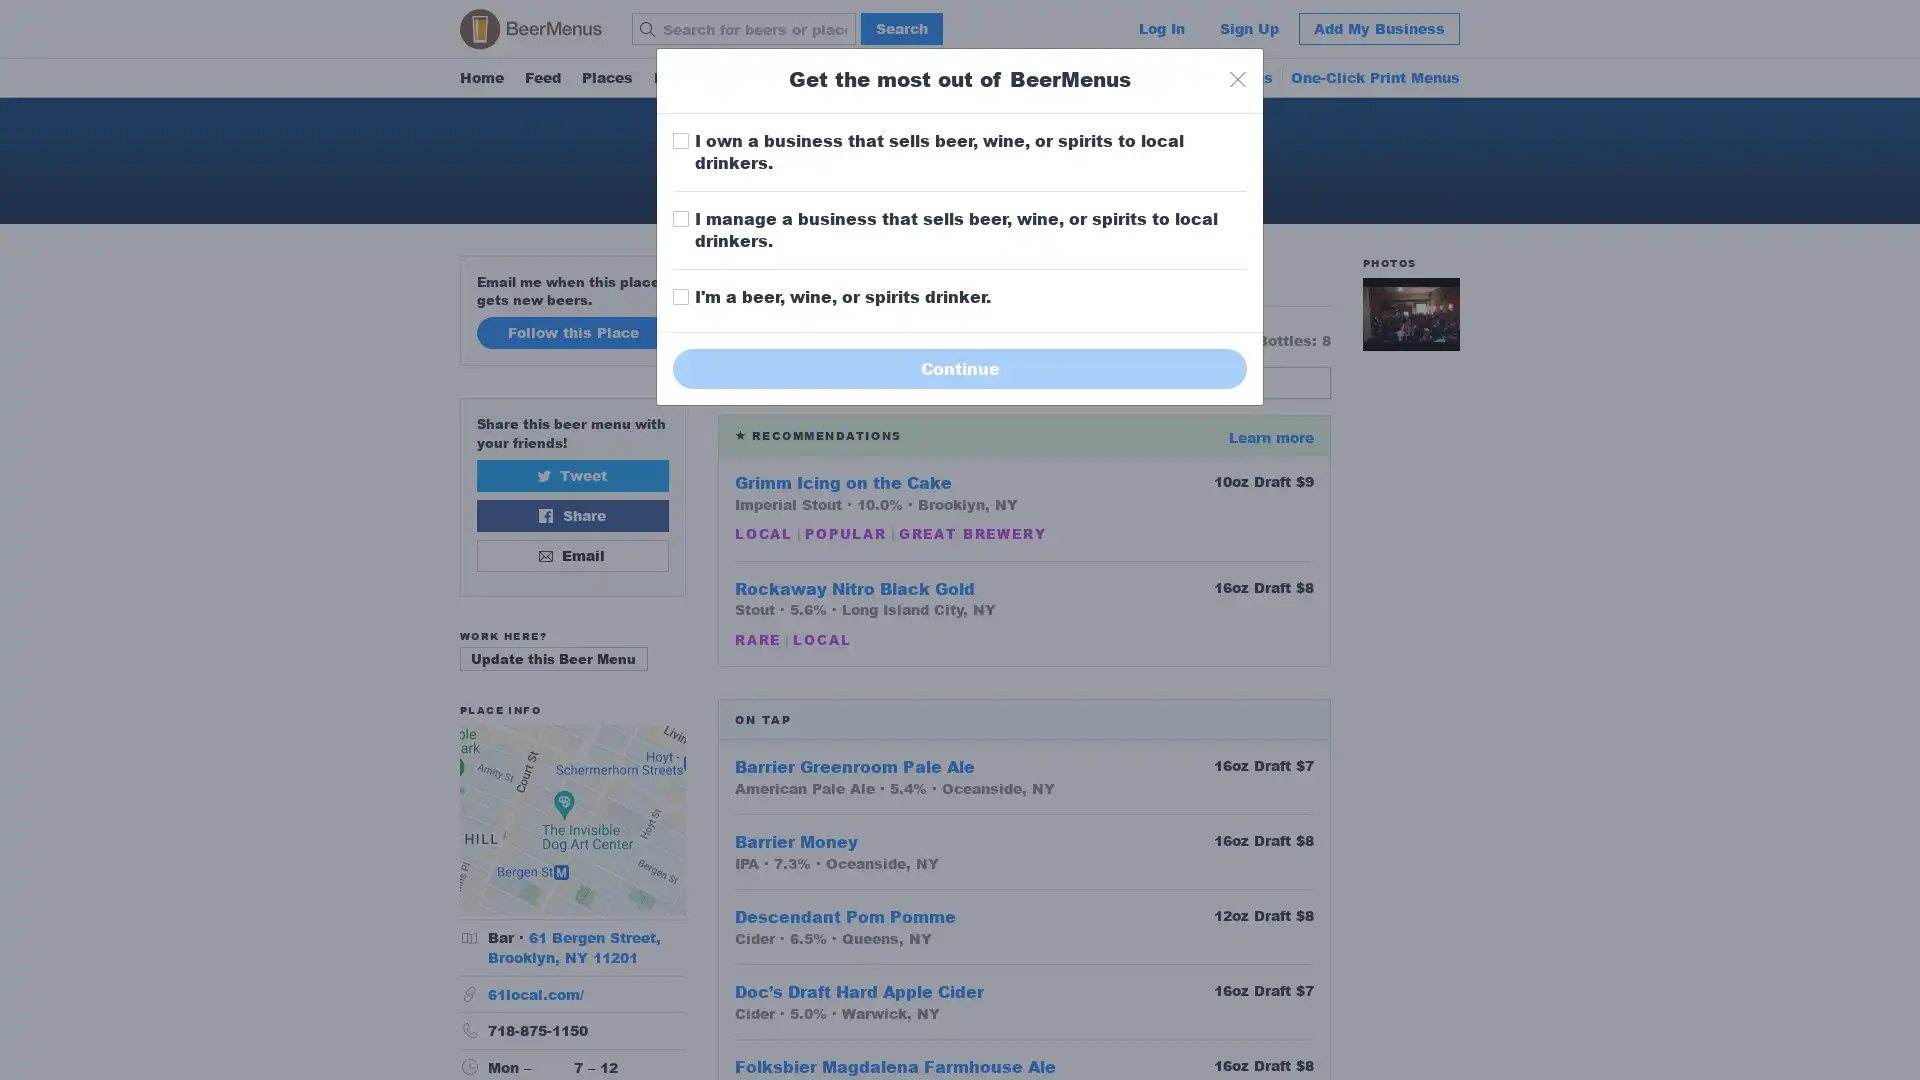 Image resolution: width=1920 pixels, height=1080 pixels. What do you see at coordinates (960, 367) in the screenshot?
I see `Continue` at bounding box center [960, 367].